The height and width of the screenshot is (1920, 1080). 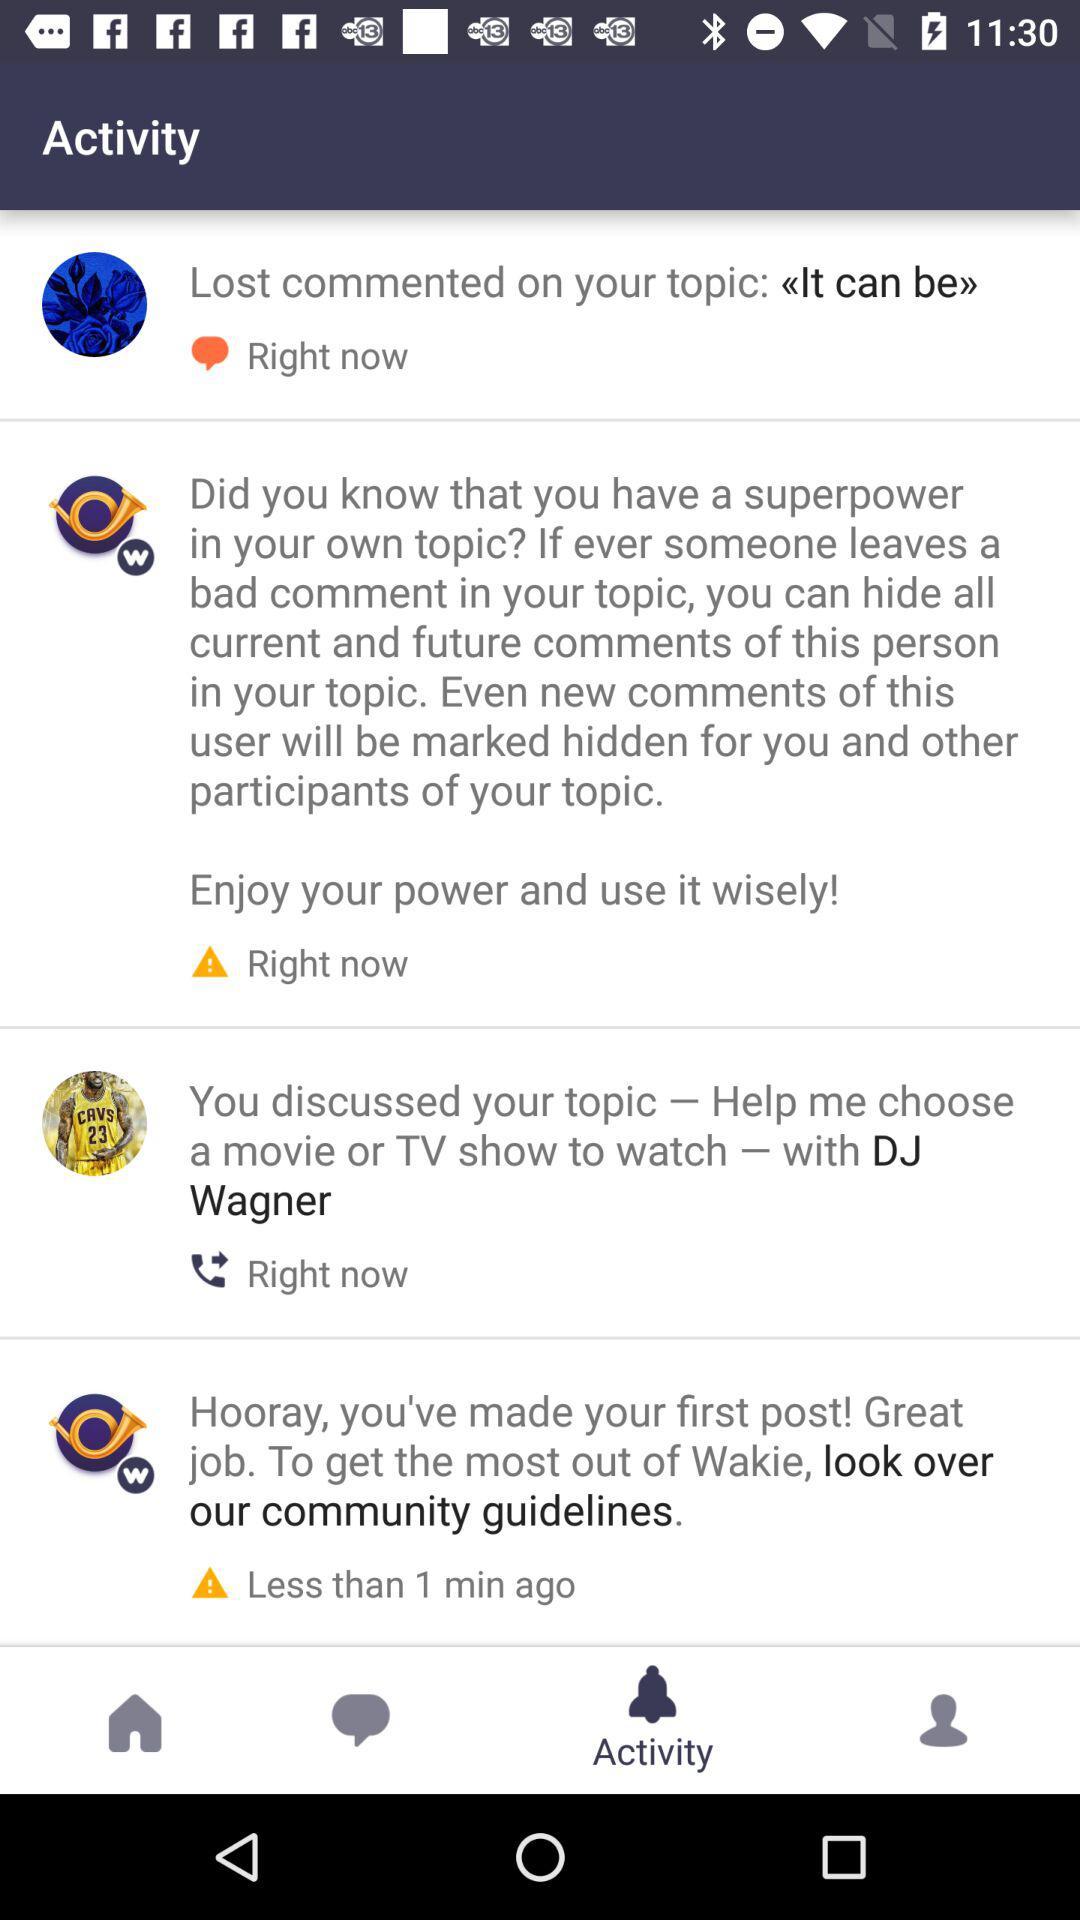 What do you see at coordinates (652, 1693) in the screenshot?
I see `the activity button` at bounding box center [652, 1693].